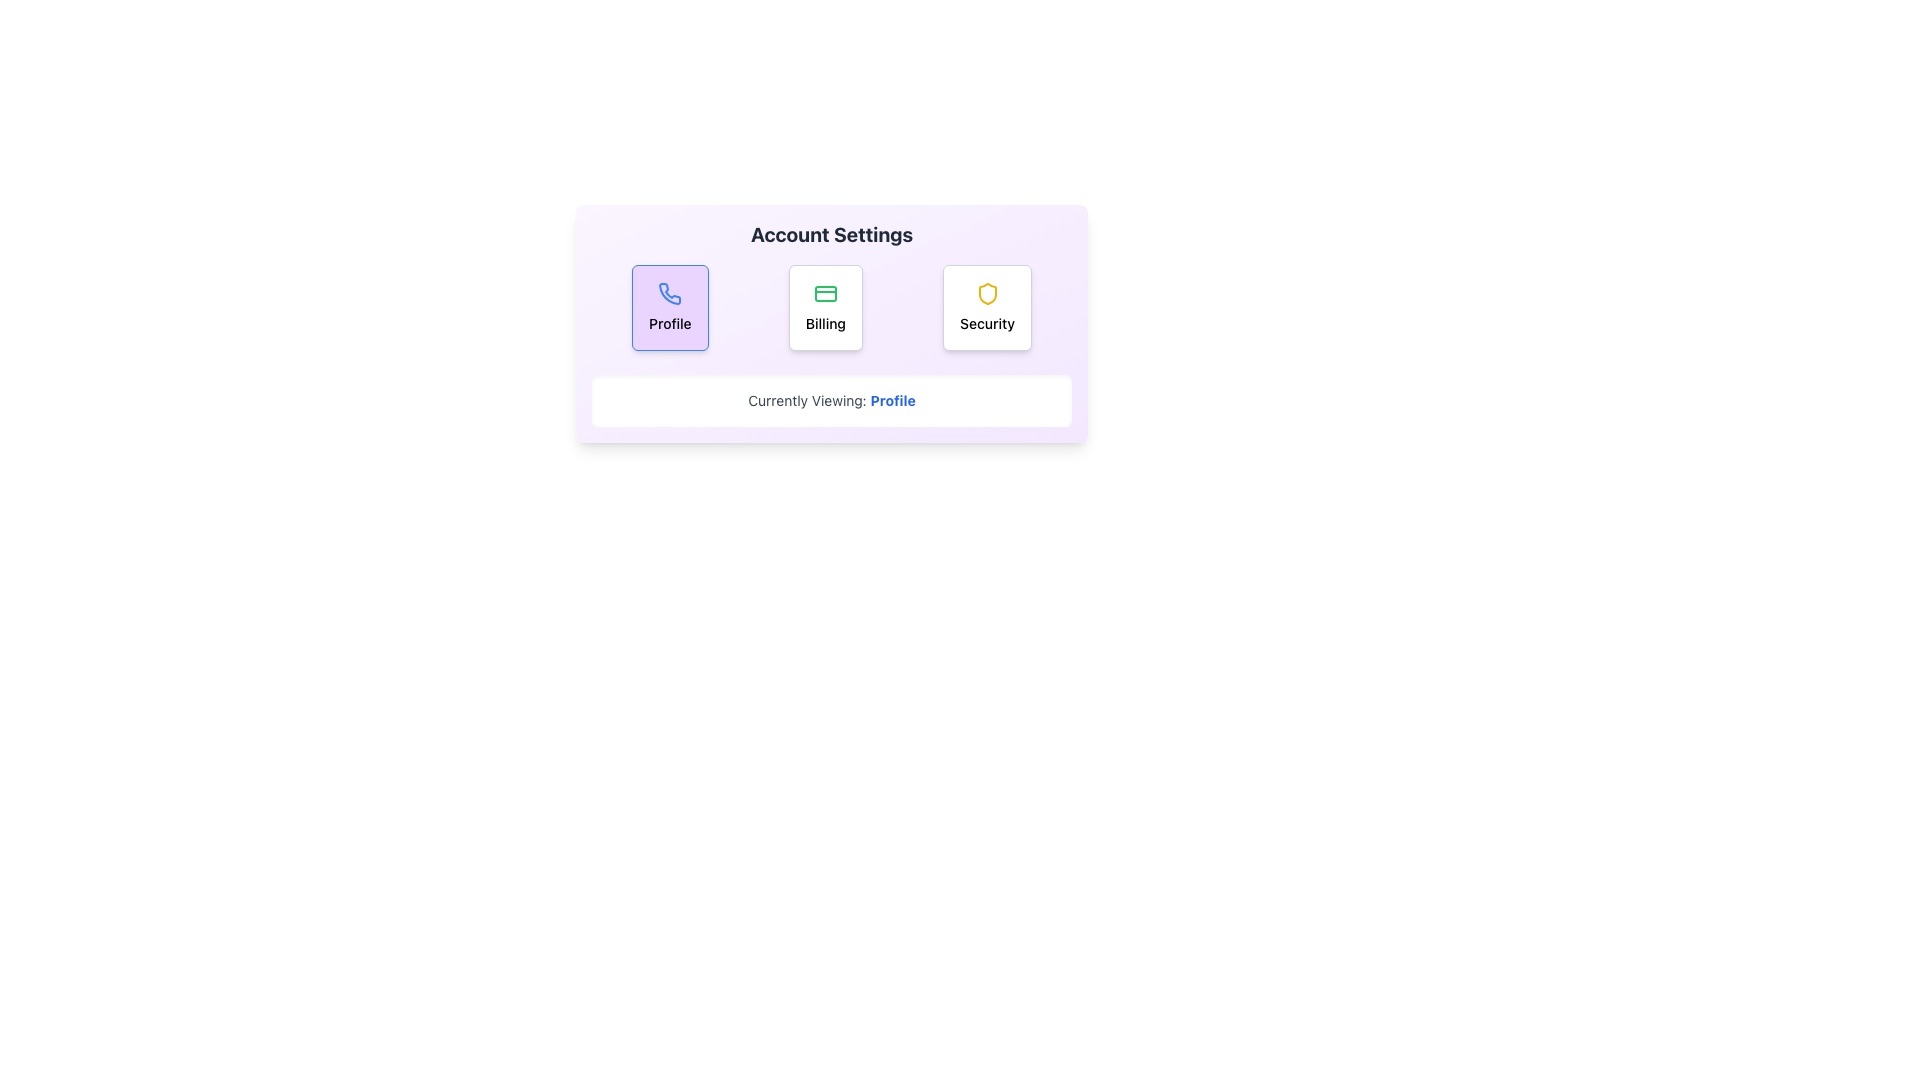  Describe the element at coordinates (825, 293) in the screenshot. I see `the green credit card icon located in the Billing section of the Account Settings interface` at that location.